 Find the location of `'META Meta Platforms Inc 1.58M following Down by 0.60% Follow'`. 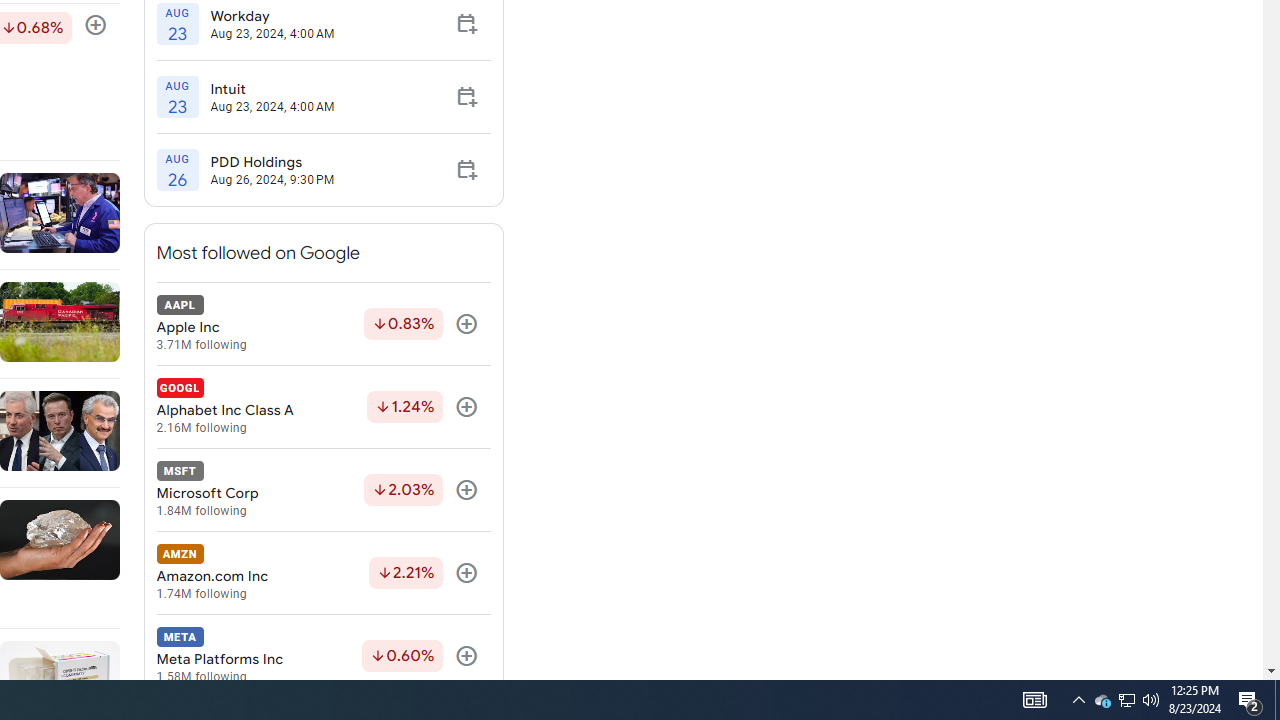

'META Meta Platforms Inc 1.58M following Down by 0.60% Follow' is located at coordinates (323, 656).